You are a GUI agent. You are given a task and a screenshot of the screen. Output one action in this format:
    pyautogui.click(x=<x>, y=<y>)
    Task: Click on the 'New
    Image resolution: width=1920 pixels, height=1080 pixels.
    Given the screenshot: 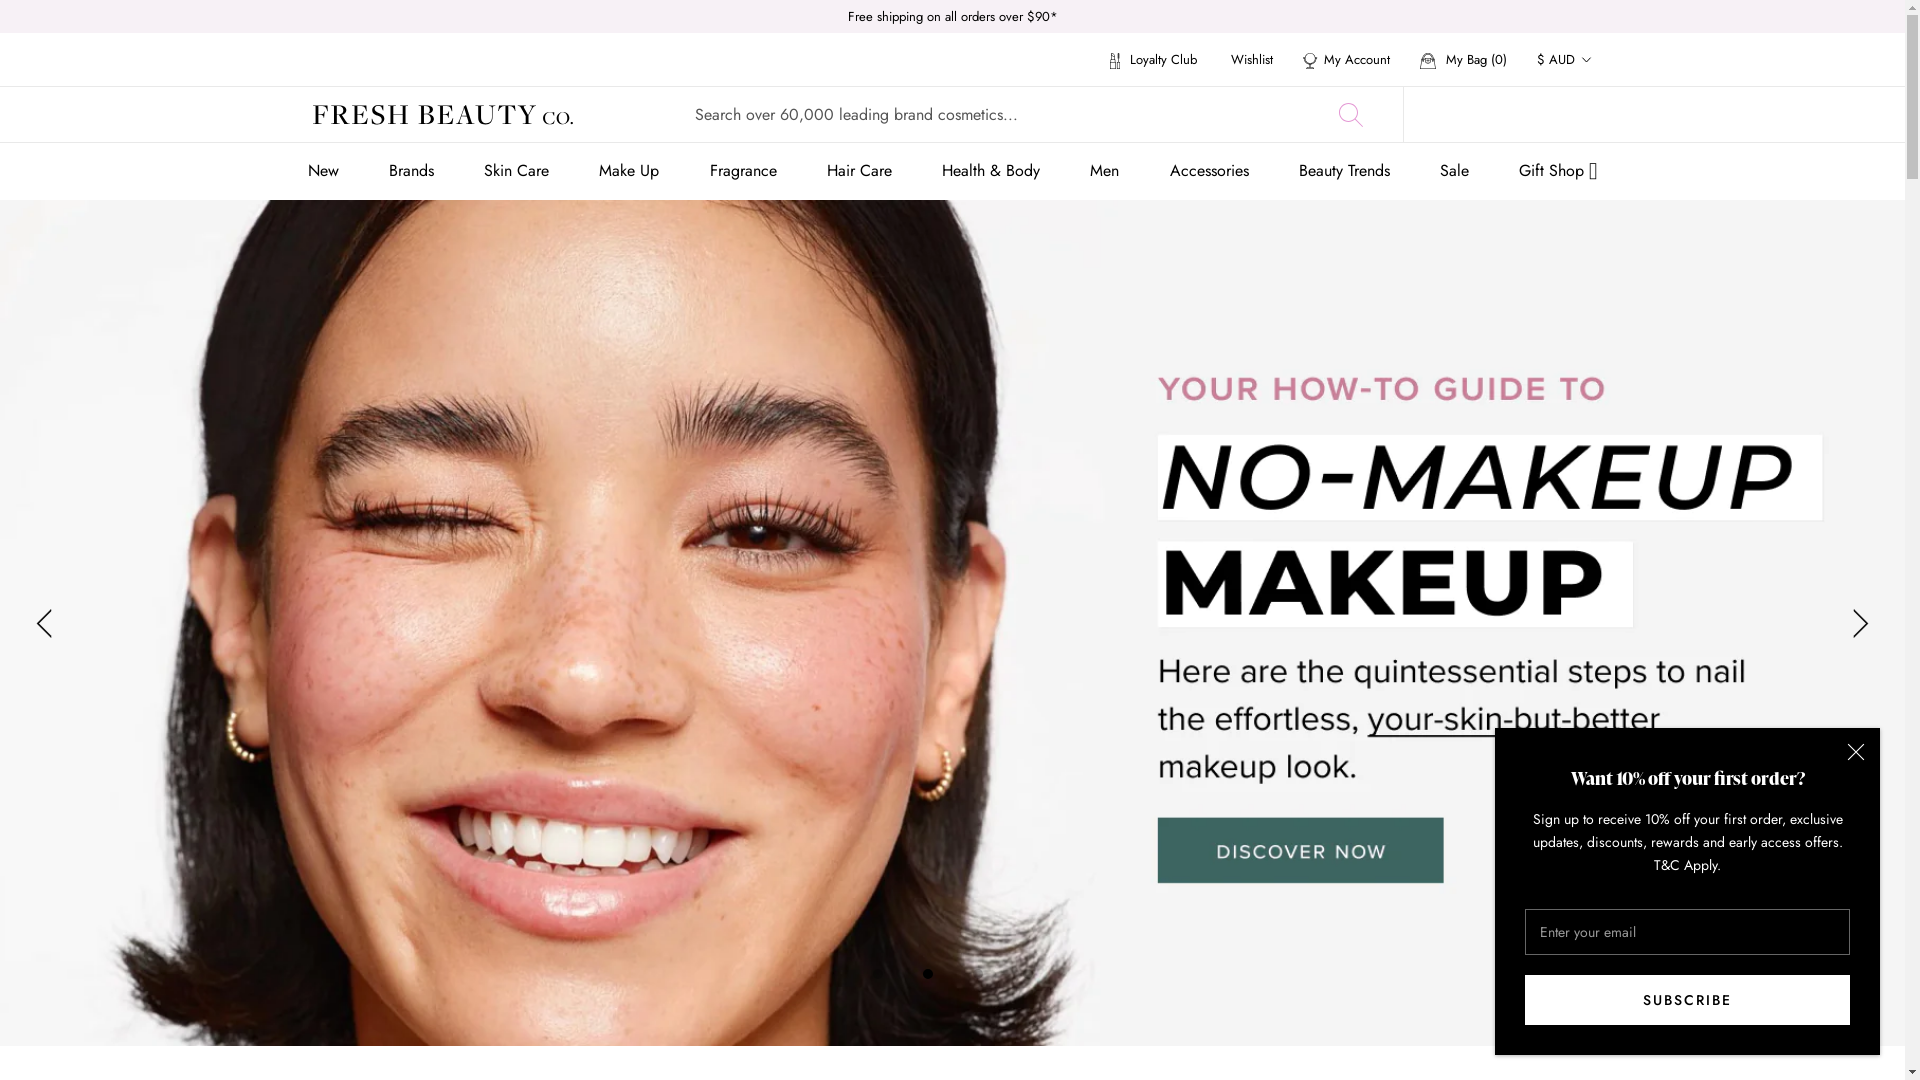 What is the action you would take?
    pyautogui.click(x=306, y=169)
    